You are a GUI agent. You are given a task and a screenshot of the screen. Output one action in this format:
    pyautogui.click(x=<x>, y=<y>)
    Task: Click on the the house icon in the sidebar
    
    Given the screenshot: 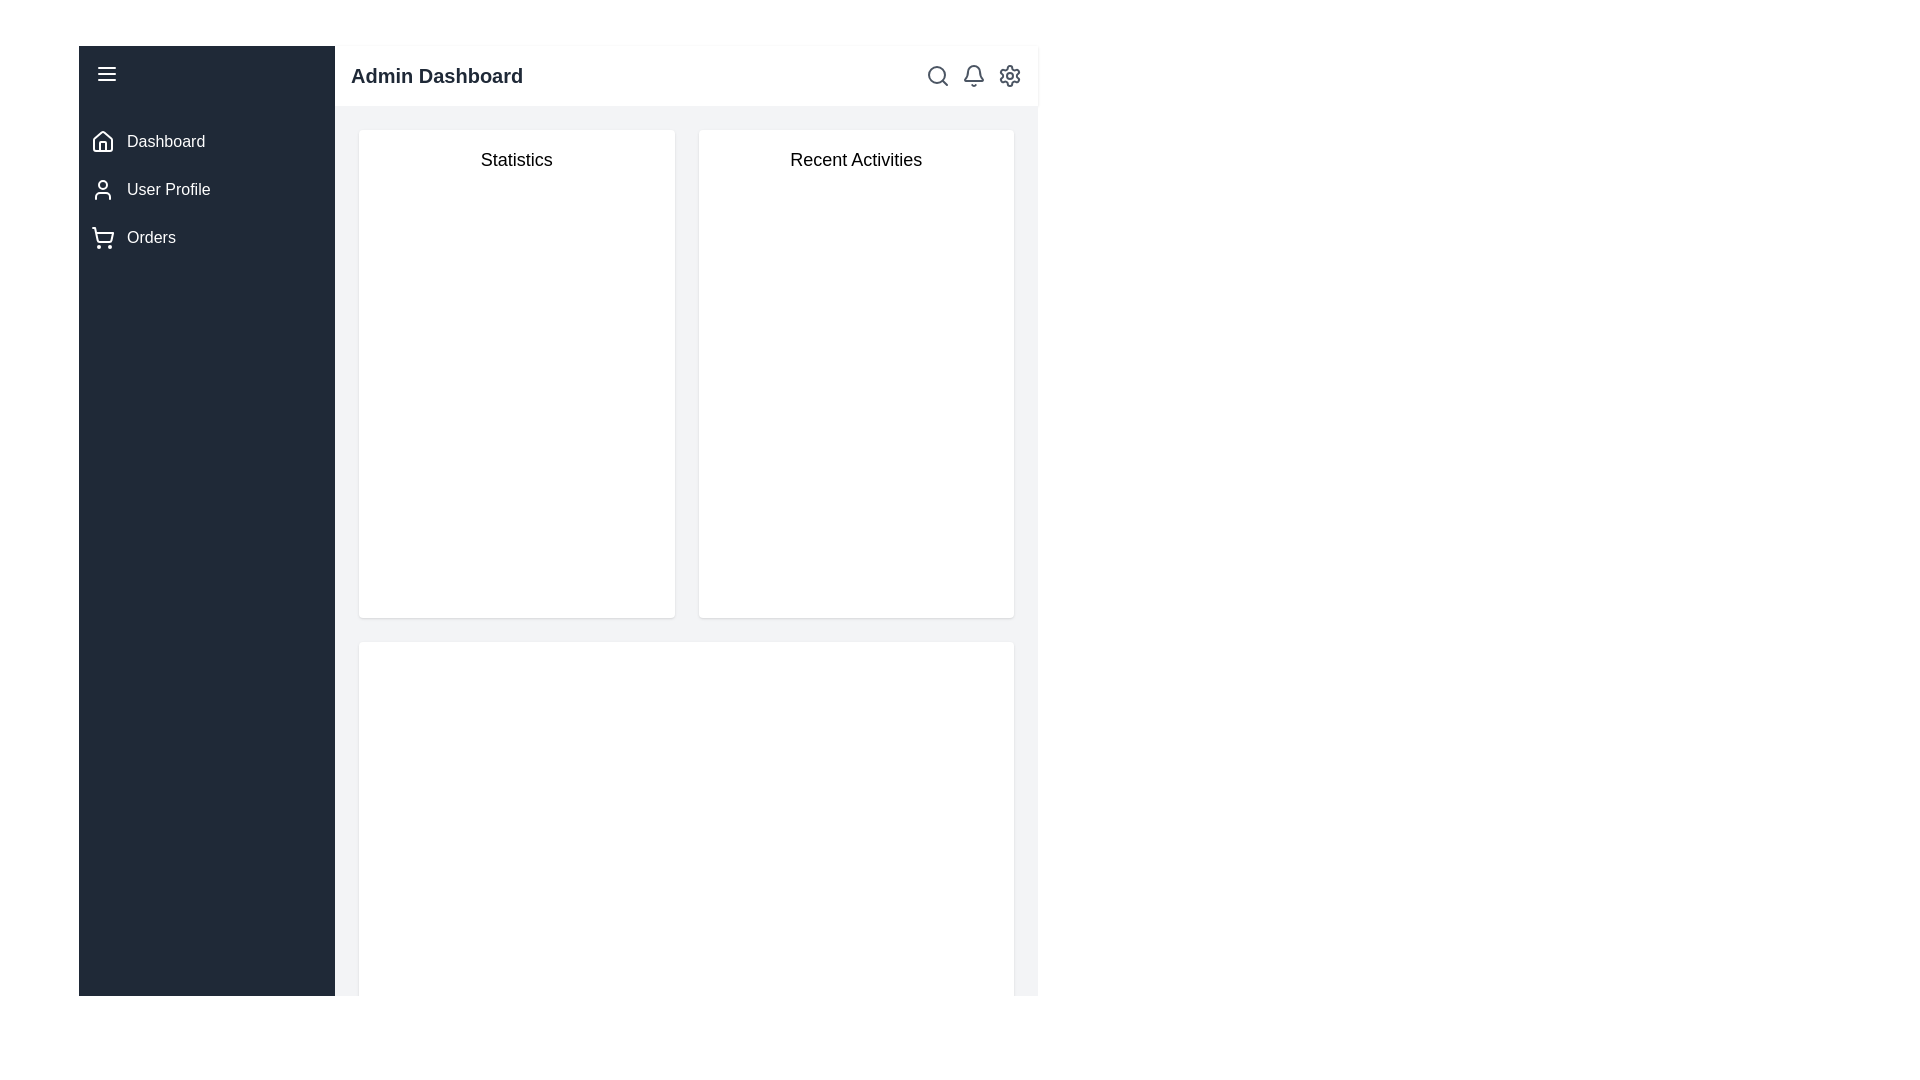 What is the action you would take?
    pyautogui.click(x=101, y=141)
    